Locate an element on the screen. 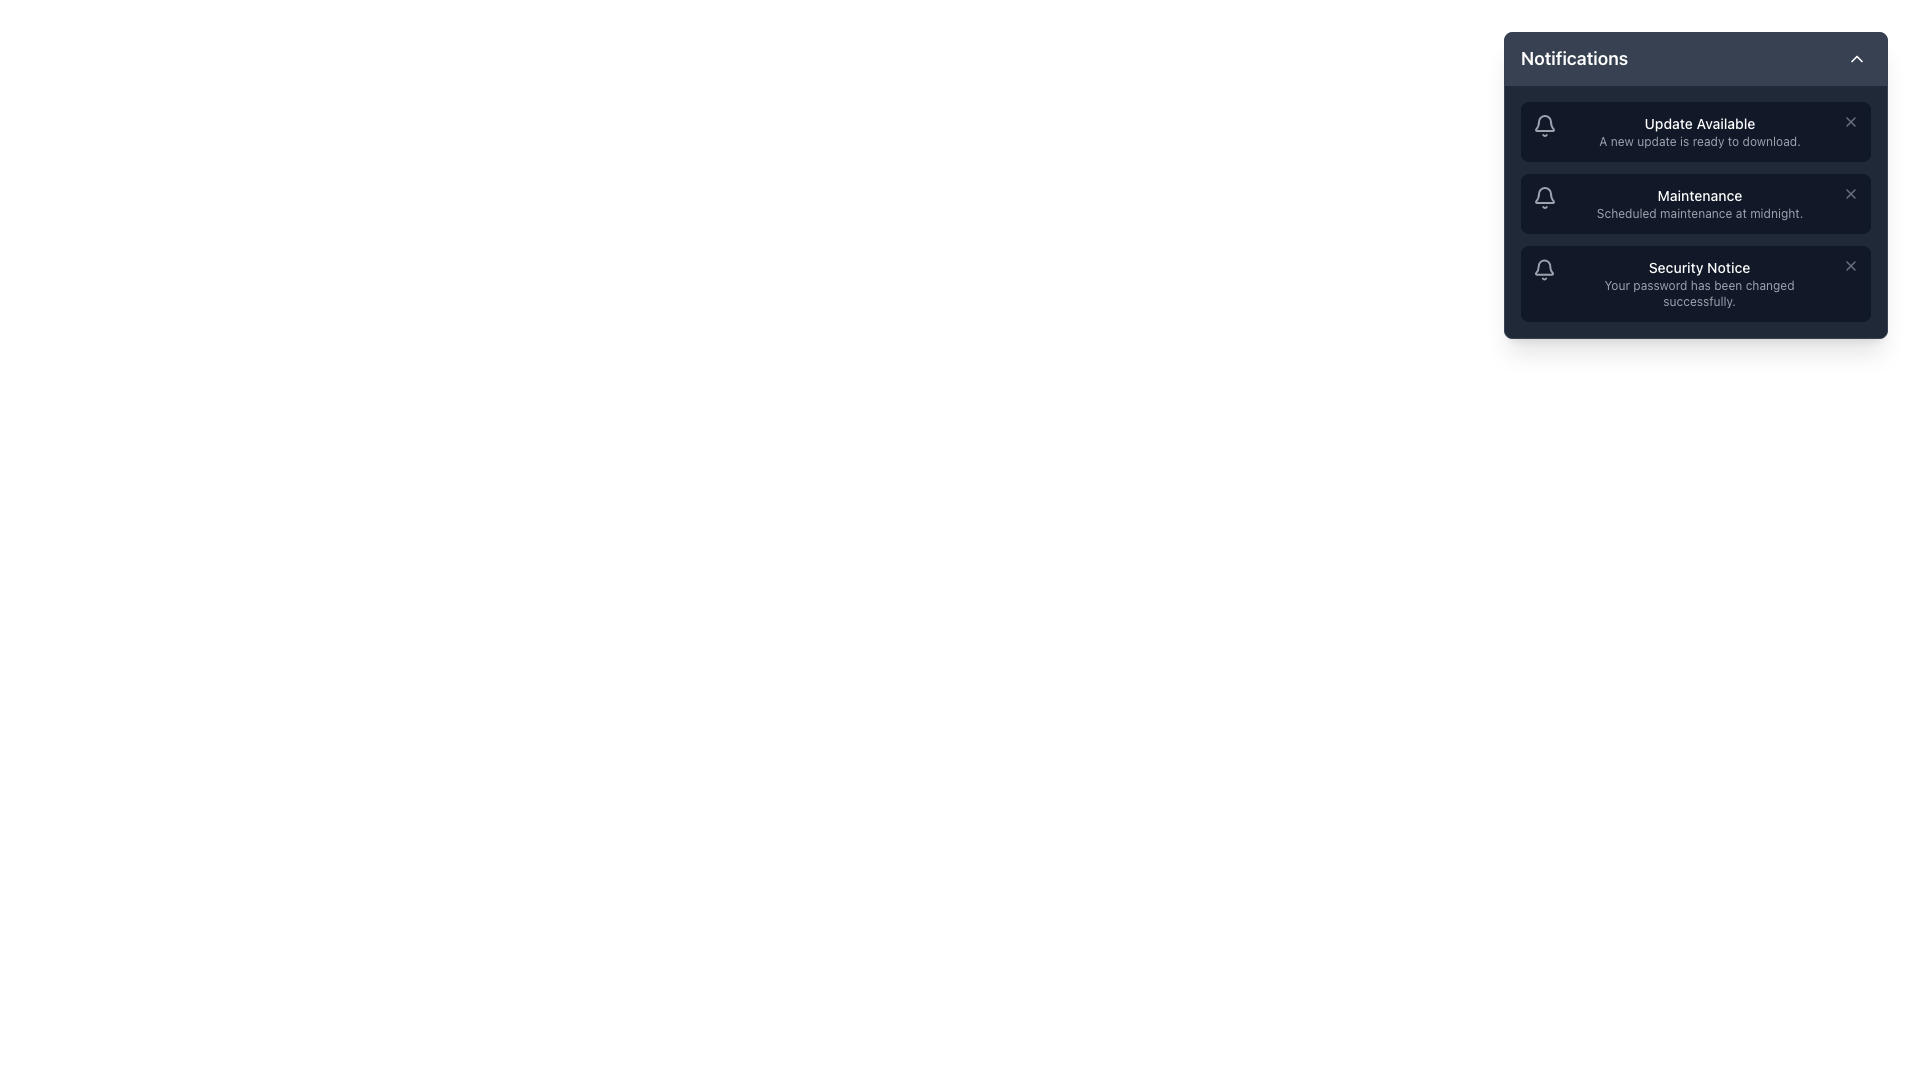  the text block containing the bolded heading 'Maintenance' and the description 'Scheduled maintenance at midnight.' which is located in the middle of a notification-style card is located at coordinates (1698, 204).